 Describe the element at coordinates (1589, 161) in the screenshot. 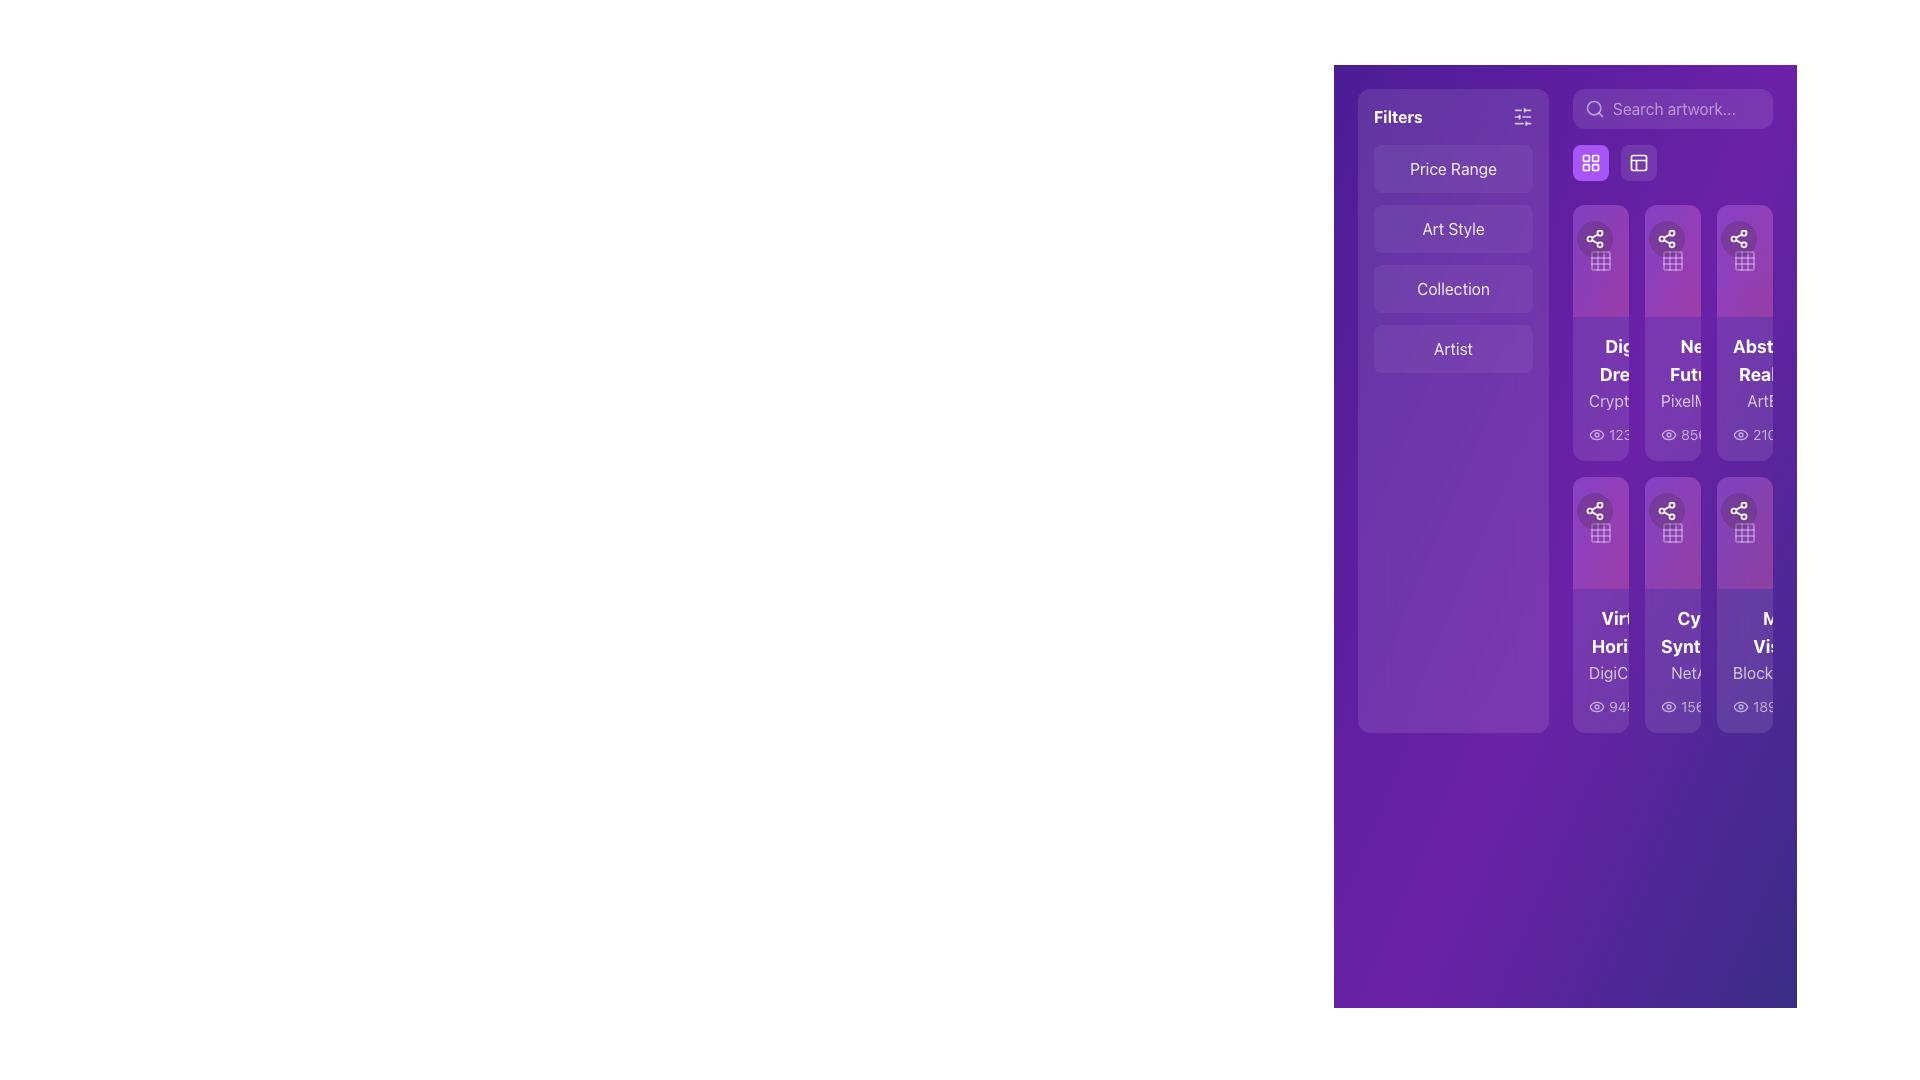

I see `the second interactive button from the left, located at the top section of the panel` at that location.